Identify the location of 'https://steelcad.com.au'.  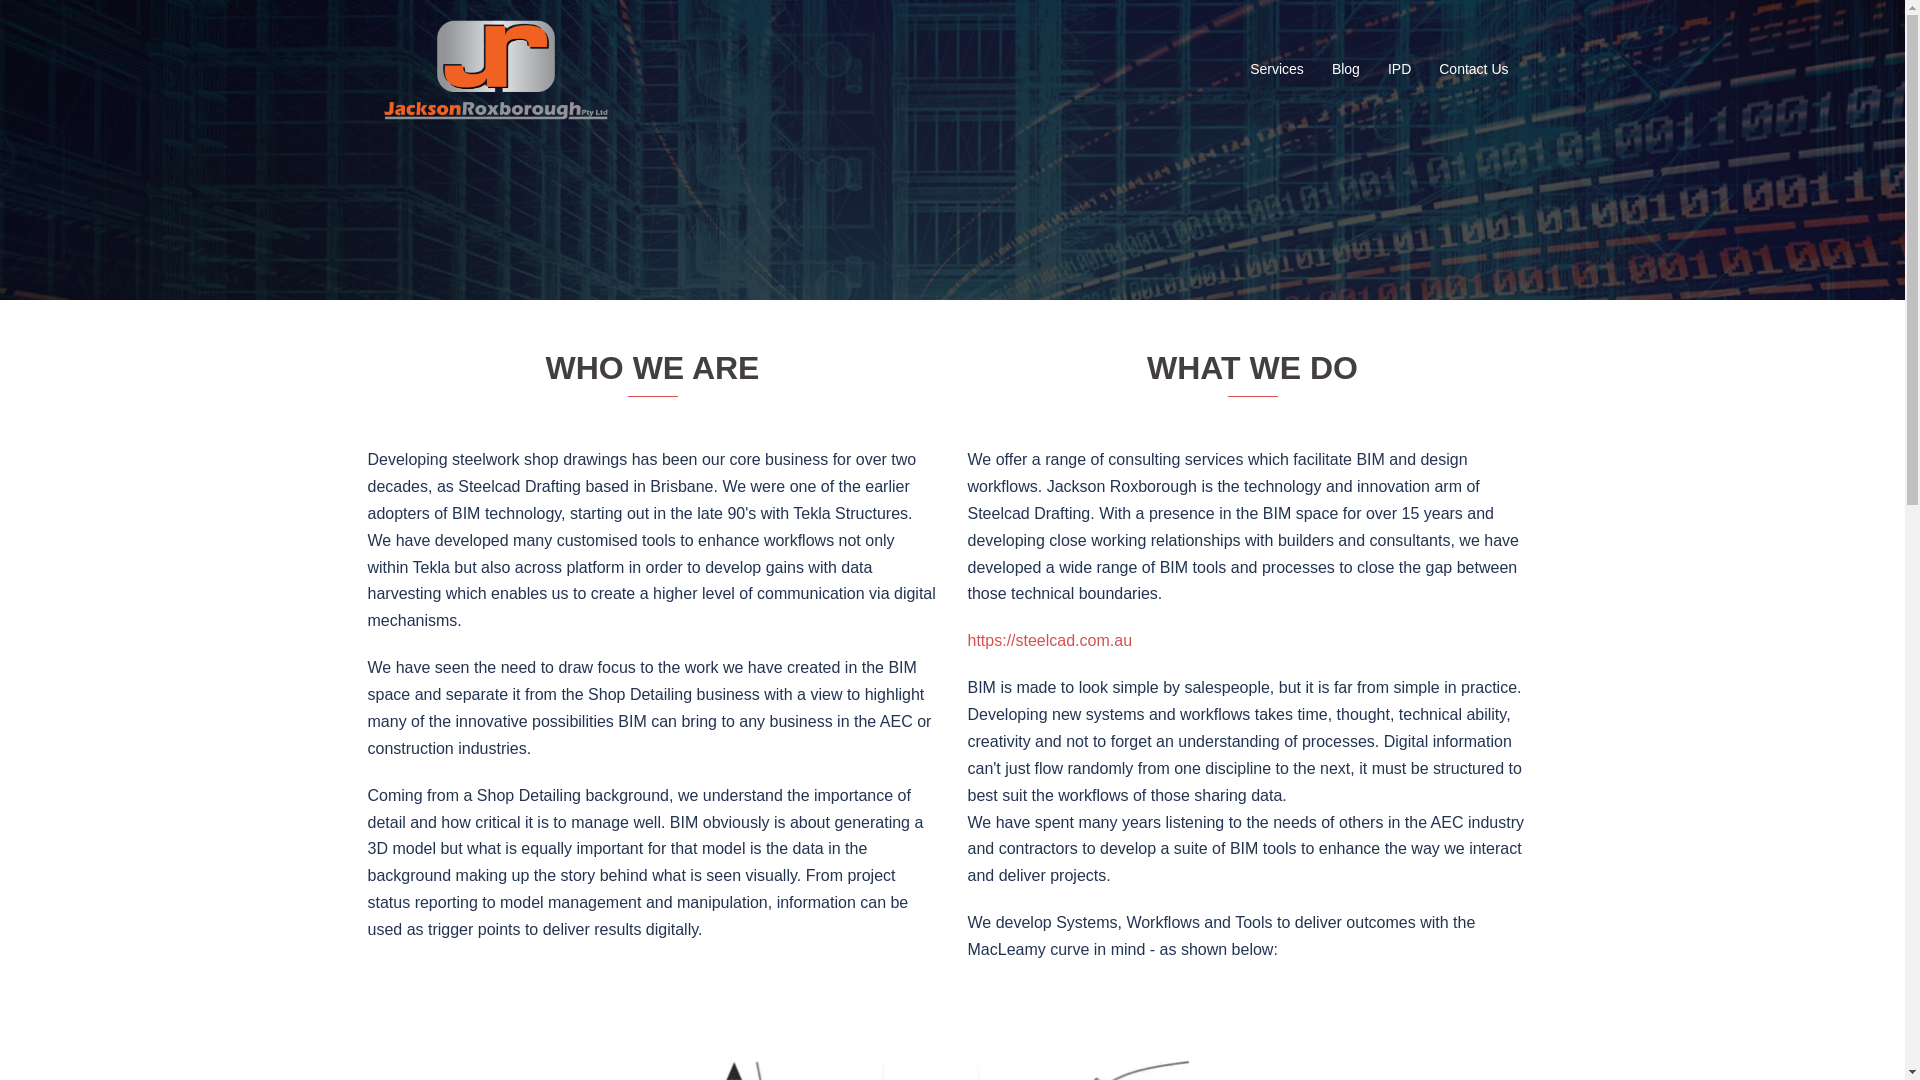
(1049, 640).